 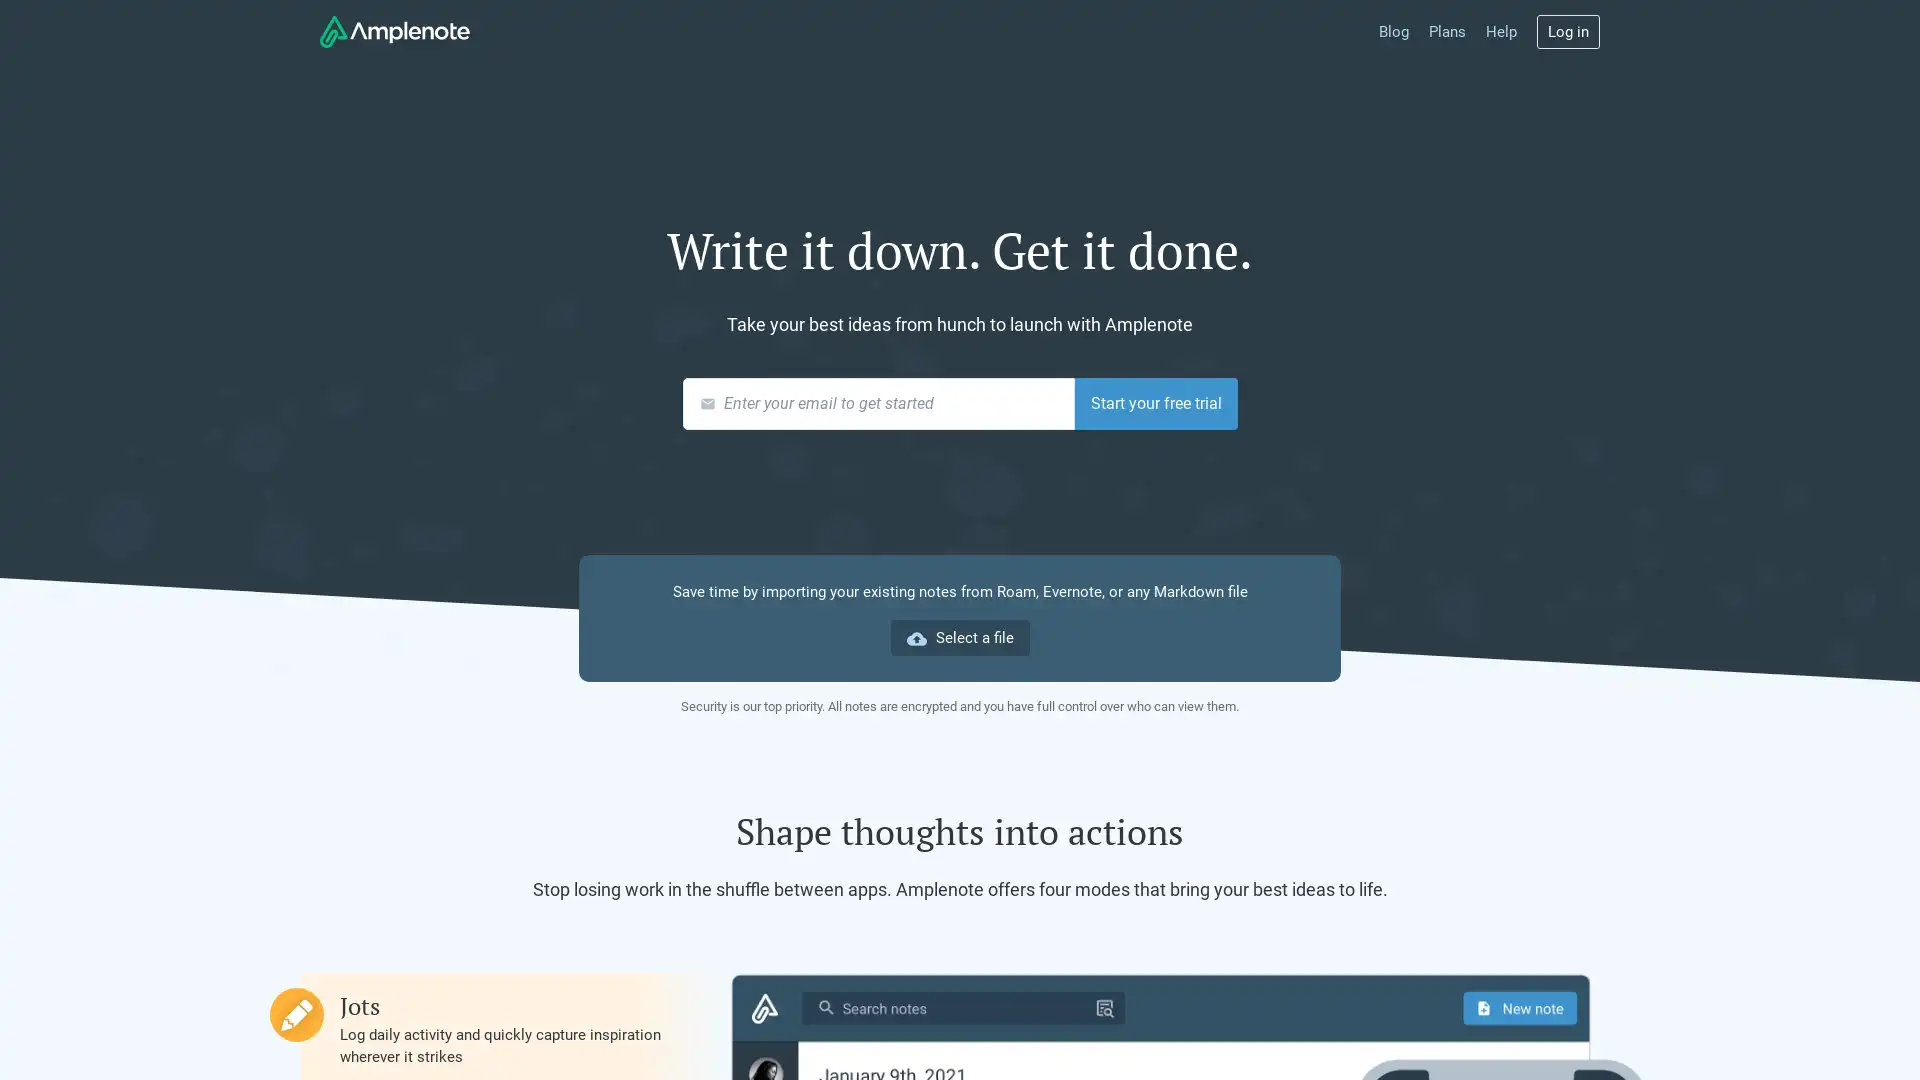 What do you see at coordinates (1155, 404) in the screenshot?
I see `Start your free trial` at bounding box center [1155, 404].